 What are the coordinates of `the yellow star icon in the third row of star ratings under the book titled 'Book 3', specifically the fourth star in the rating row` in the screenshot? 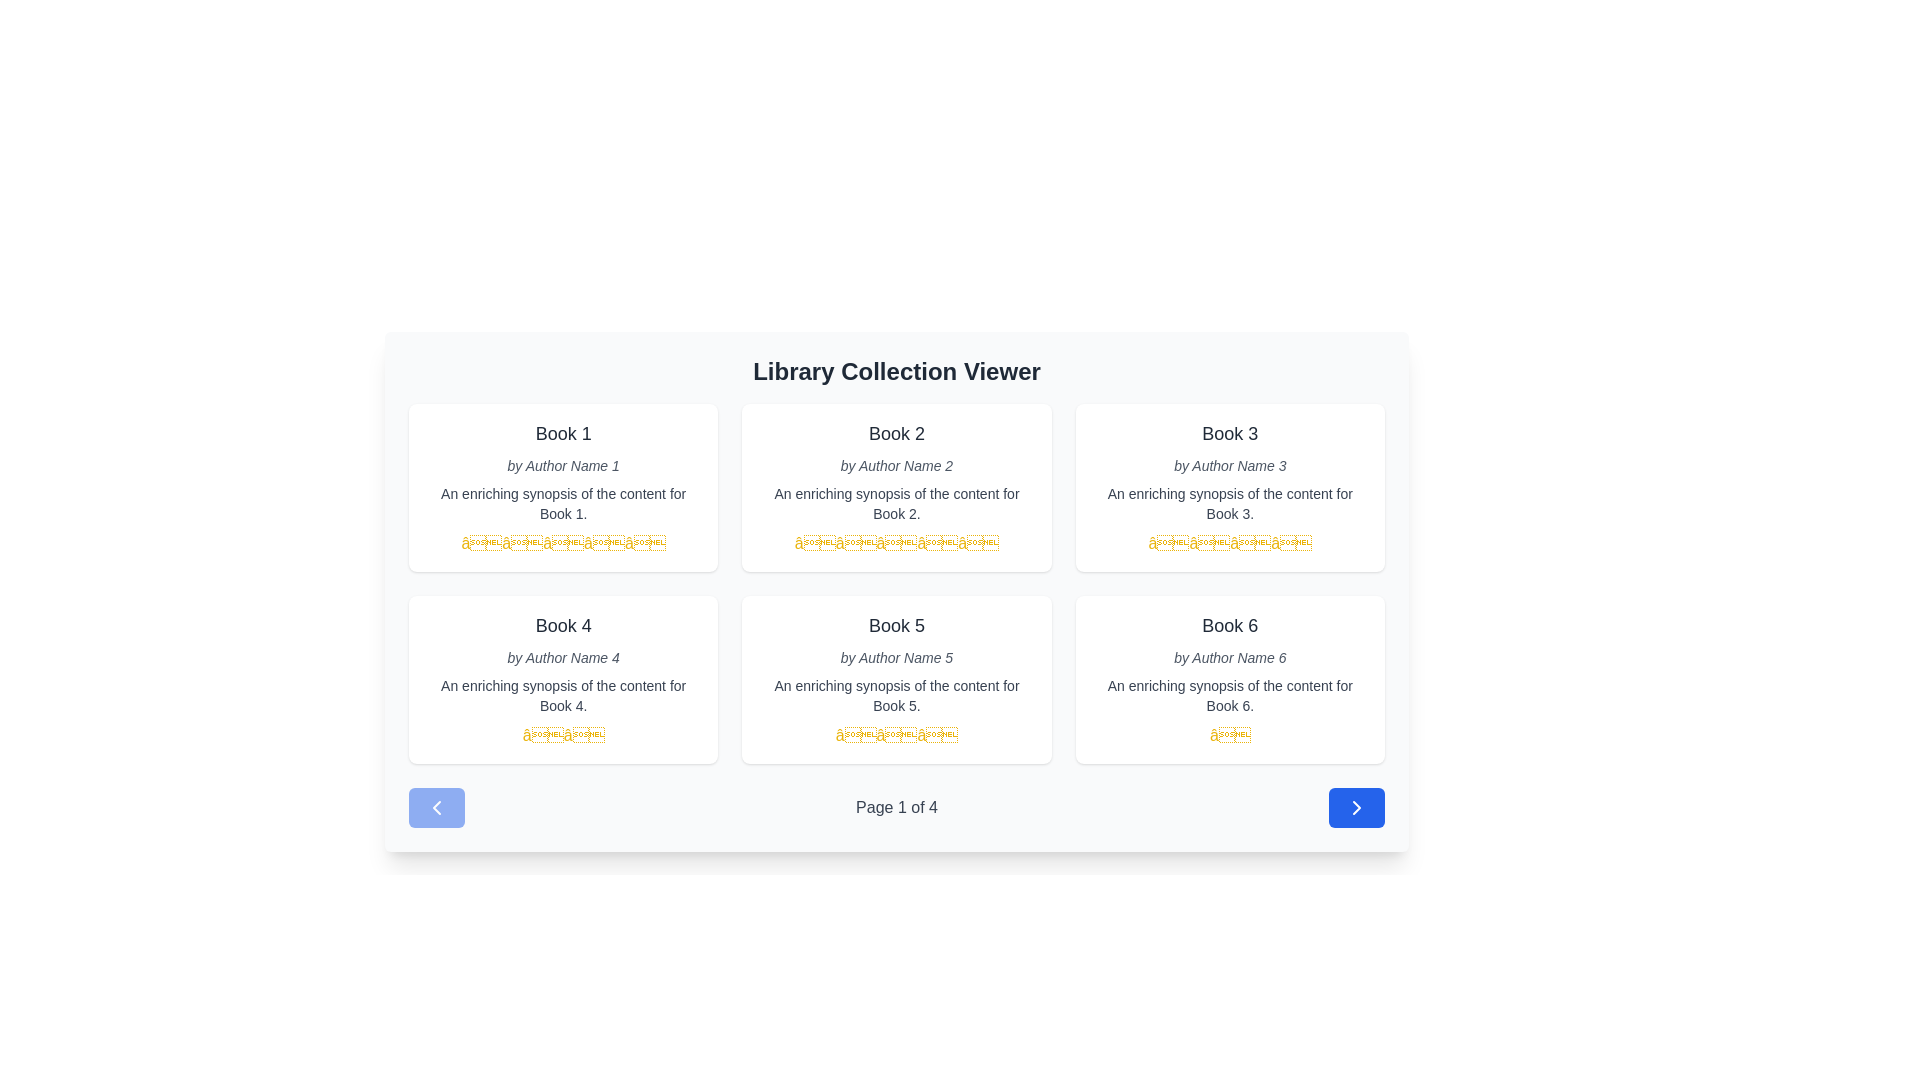 It's located at (1291, 543).